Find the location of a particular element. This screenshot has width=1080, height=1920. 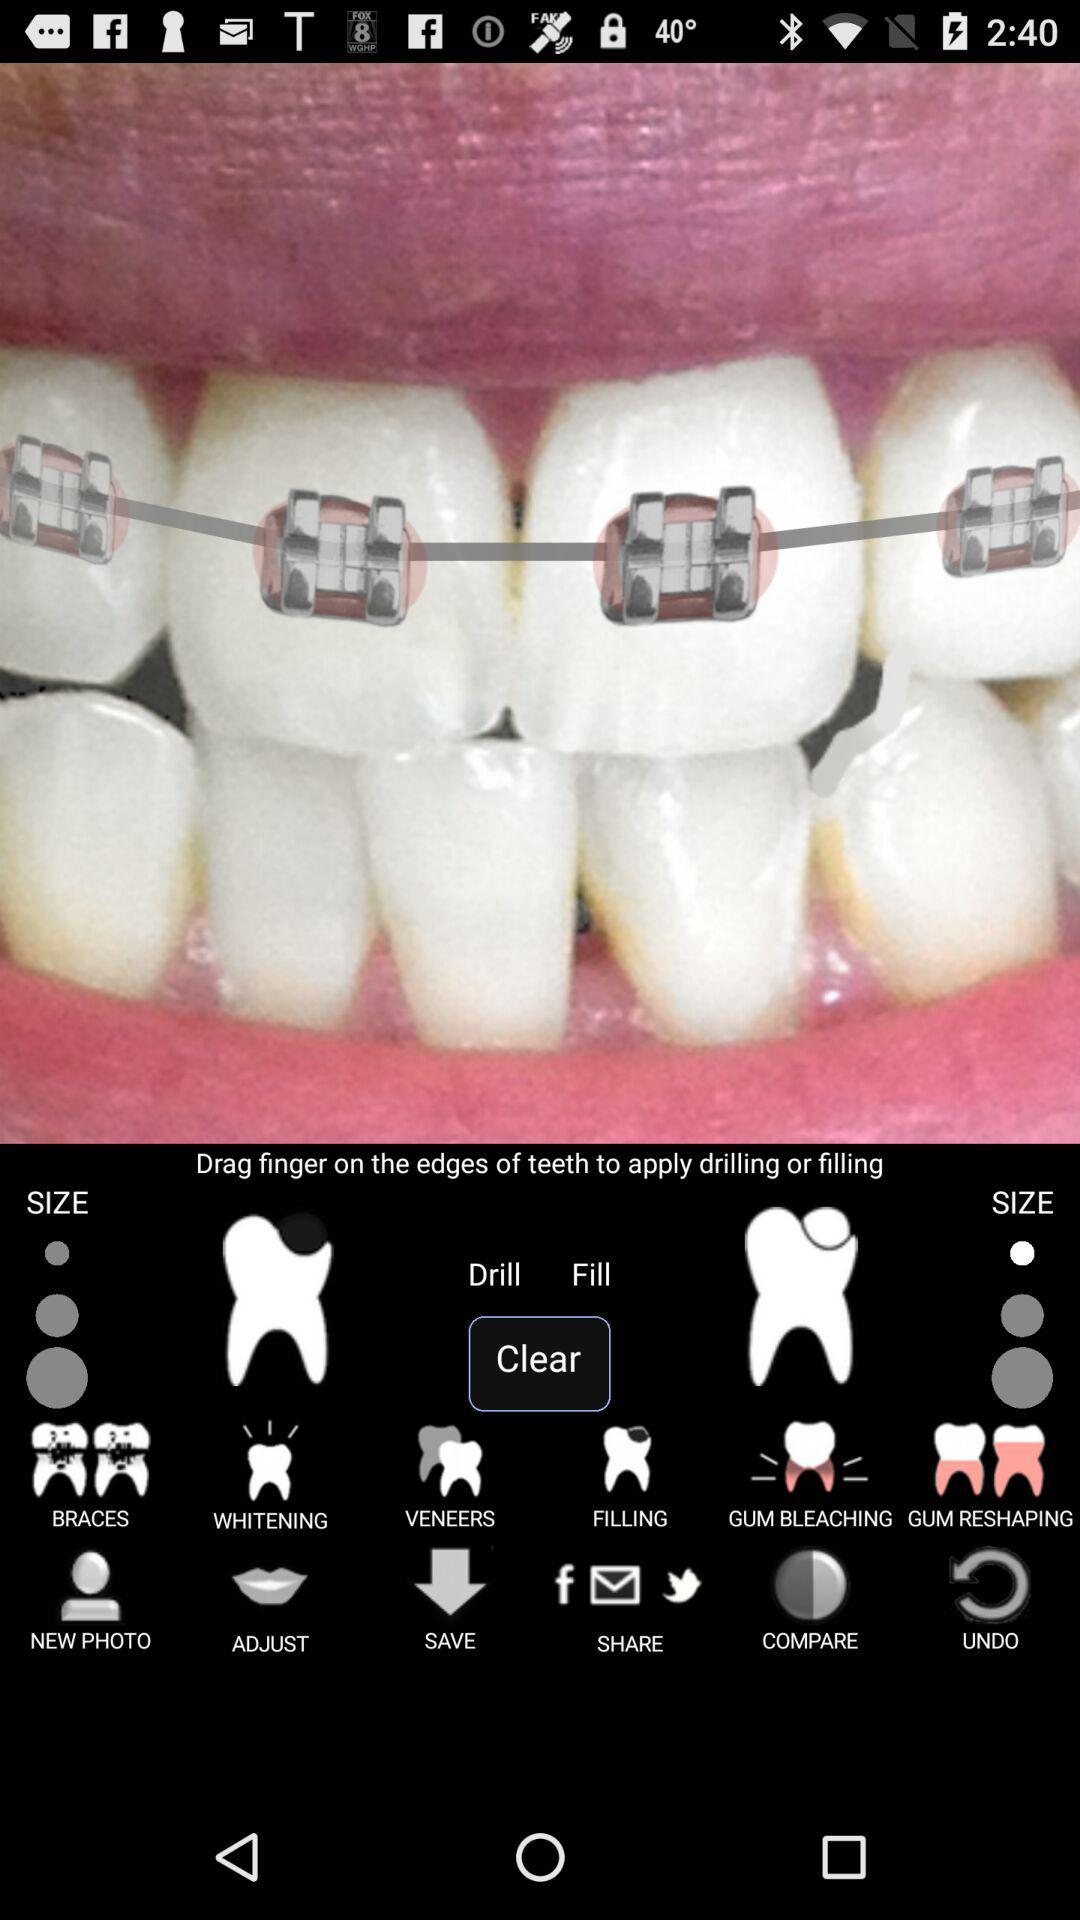

the button clear is located at coordinates (538, 1362).